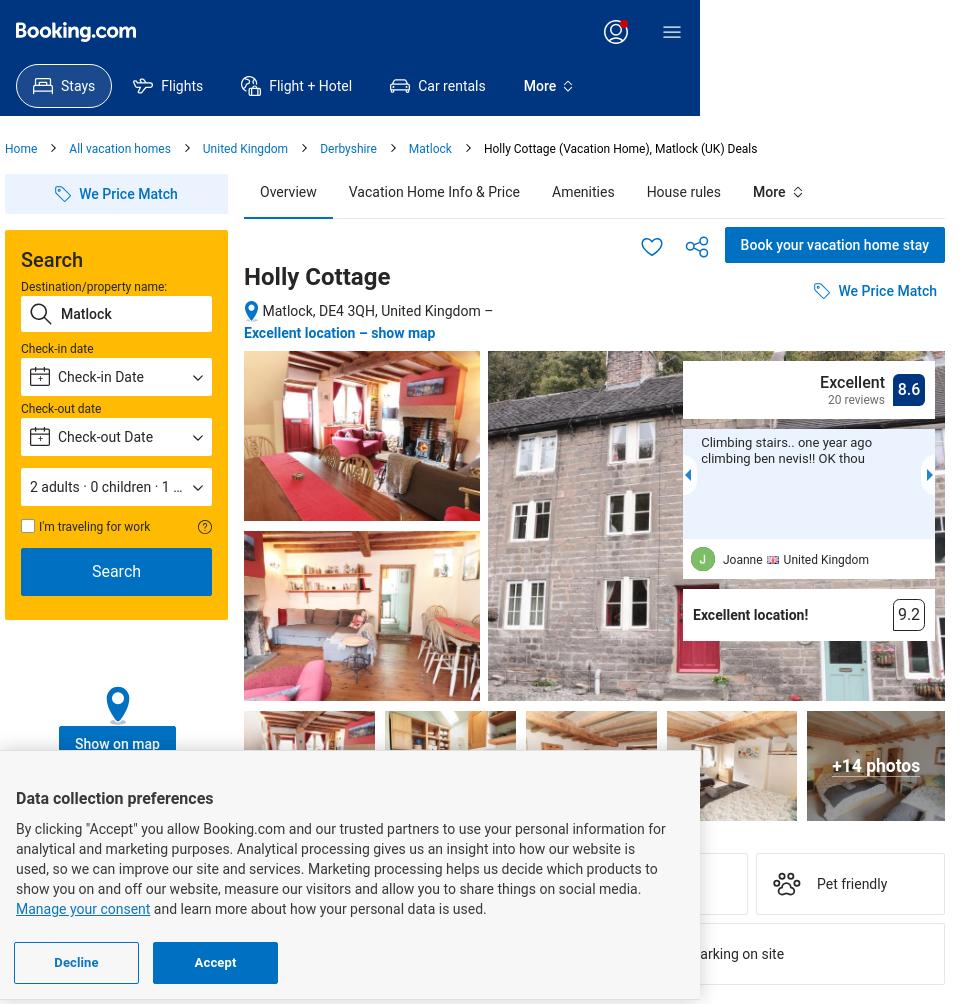 This screenshot has height=1004, width=969. I want to click on 'Parking on site', so click(737, 953).